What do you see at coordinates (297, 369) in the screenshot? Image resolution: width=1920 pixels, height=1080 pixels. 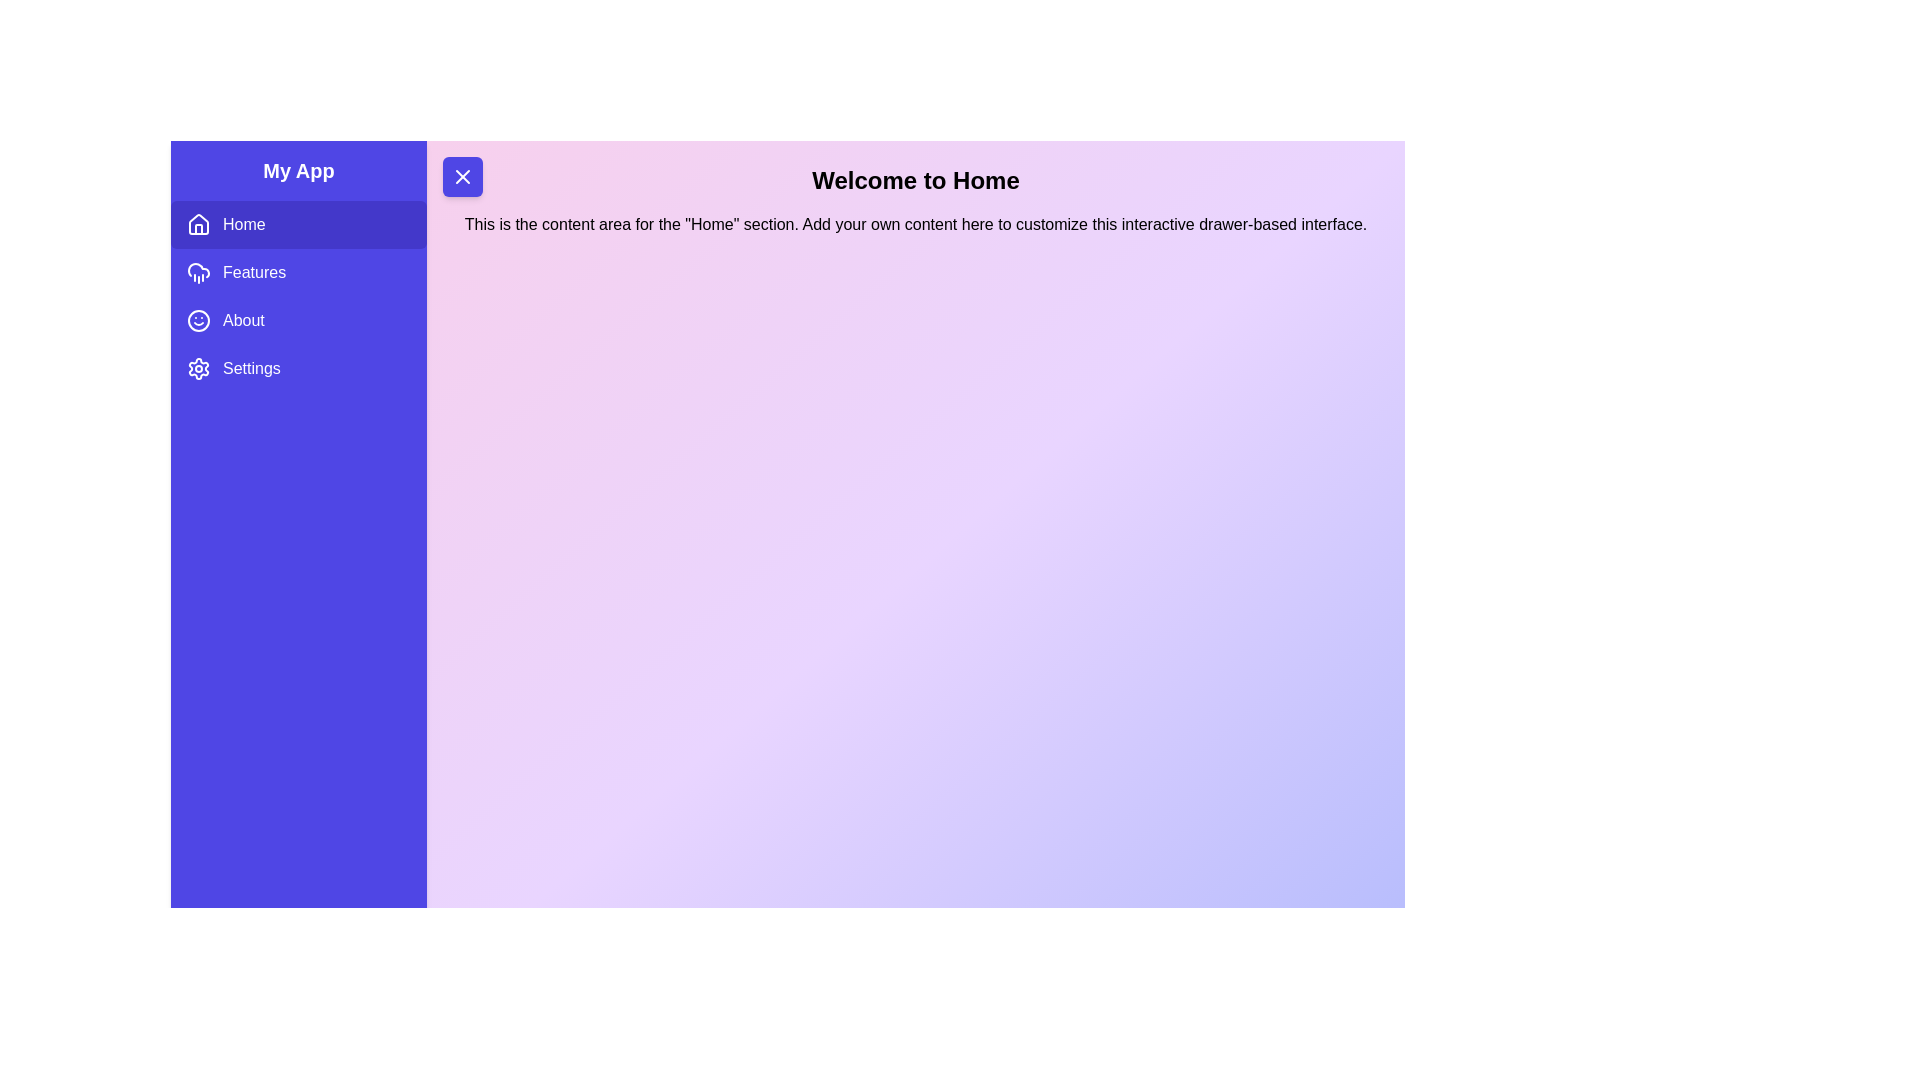 I see `the sidebar item Settings` at bounding box center [297, 369].